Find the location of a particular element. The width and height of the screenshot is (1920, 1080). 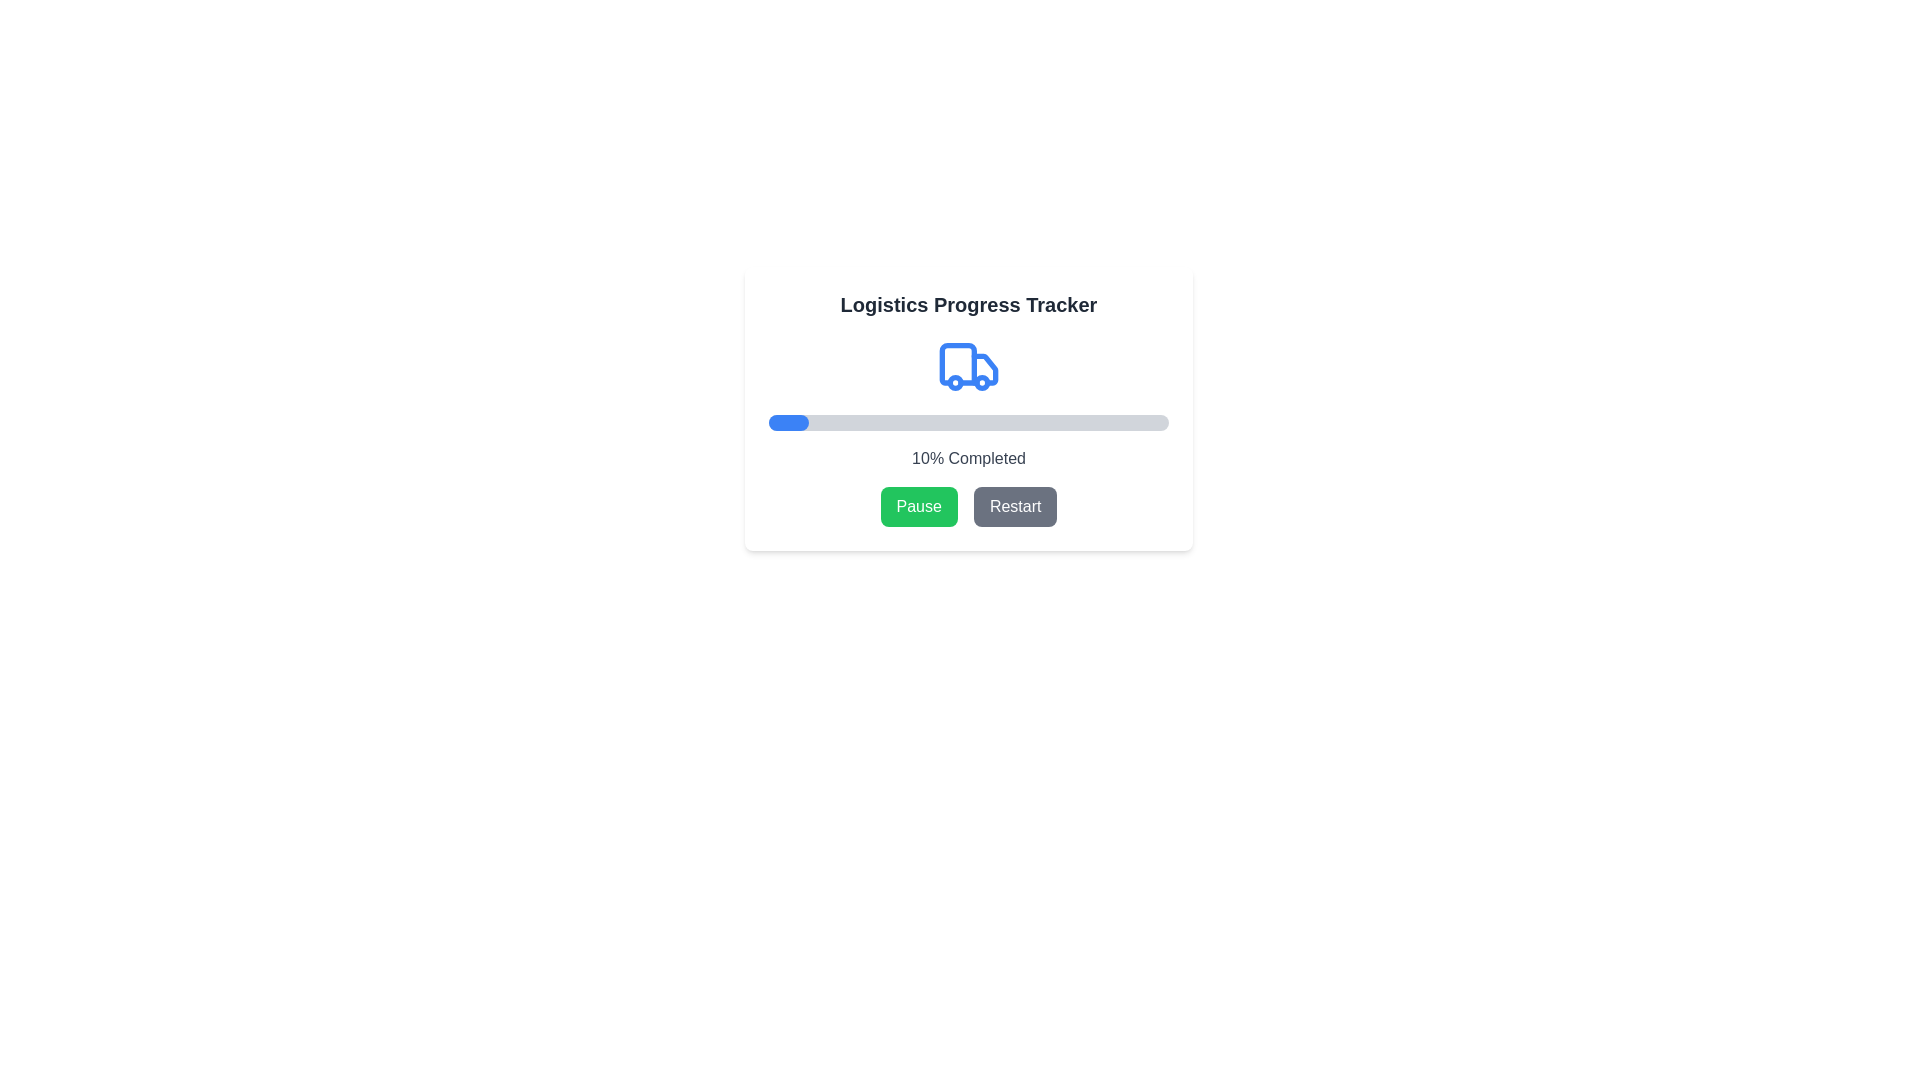

completion percentage information displayed on the label located centrally below the progress bar is located at coordinates (969, 459).